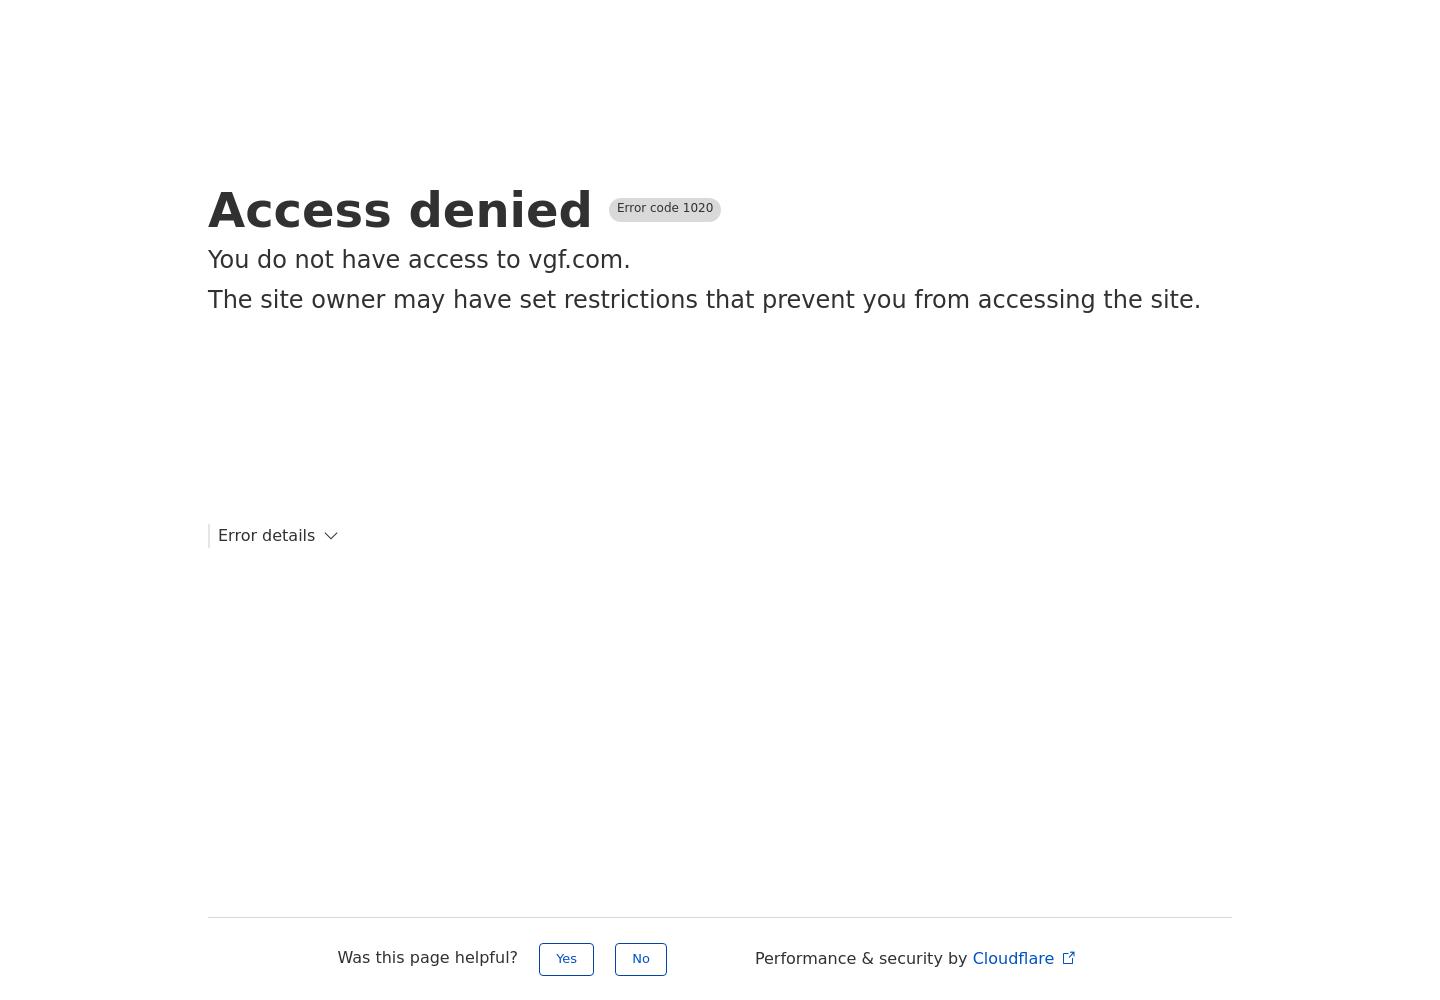 The height and width of the screenshot is (1000, 1440). Describe the element at coordinates (639, 957) in the screenshot. I see `'No'` at that location.